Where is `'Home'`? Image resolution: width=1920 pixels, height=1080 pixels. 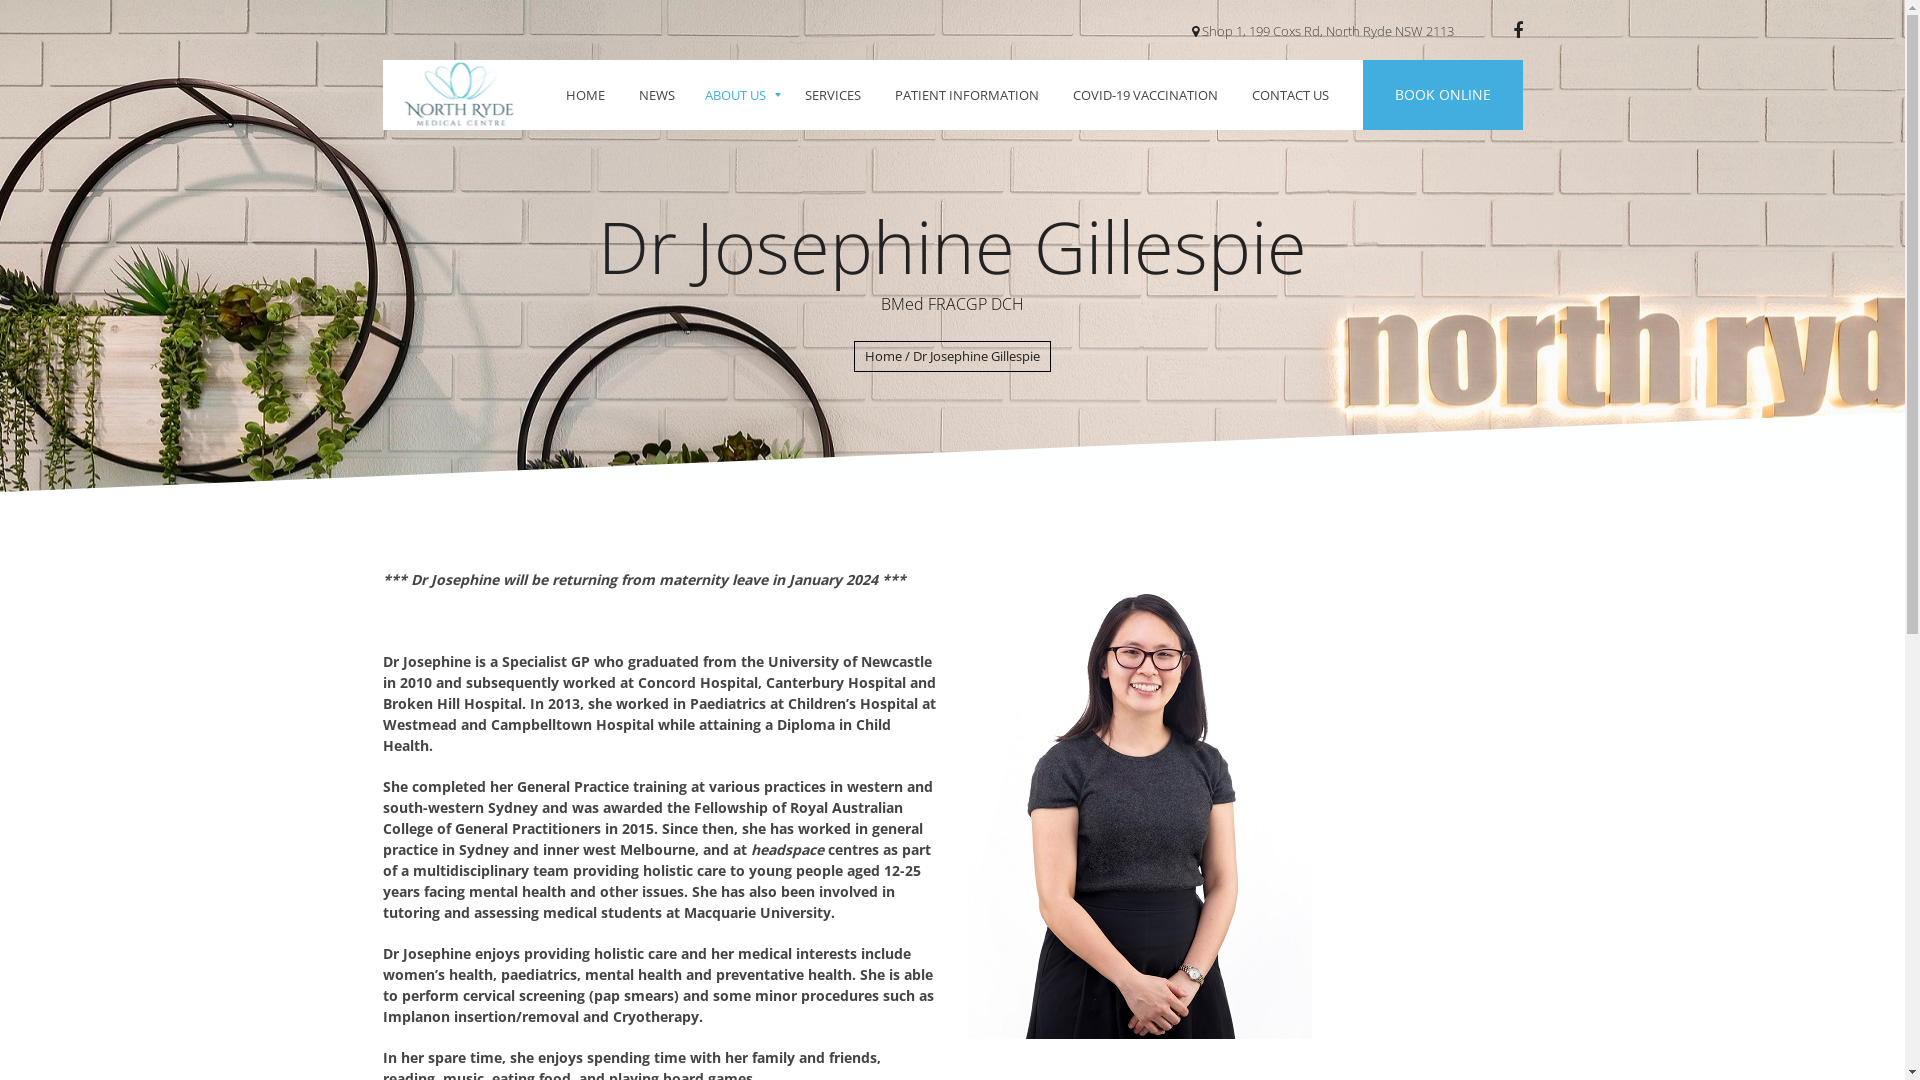
'Home' is located at coordinates (882, 354).